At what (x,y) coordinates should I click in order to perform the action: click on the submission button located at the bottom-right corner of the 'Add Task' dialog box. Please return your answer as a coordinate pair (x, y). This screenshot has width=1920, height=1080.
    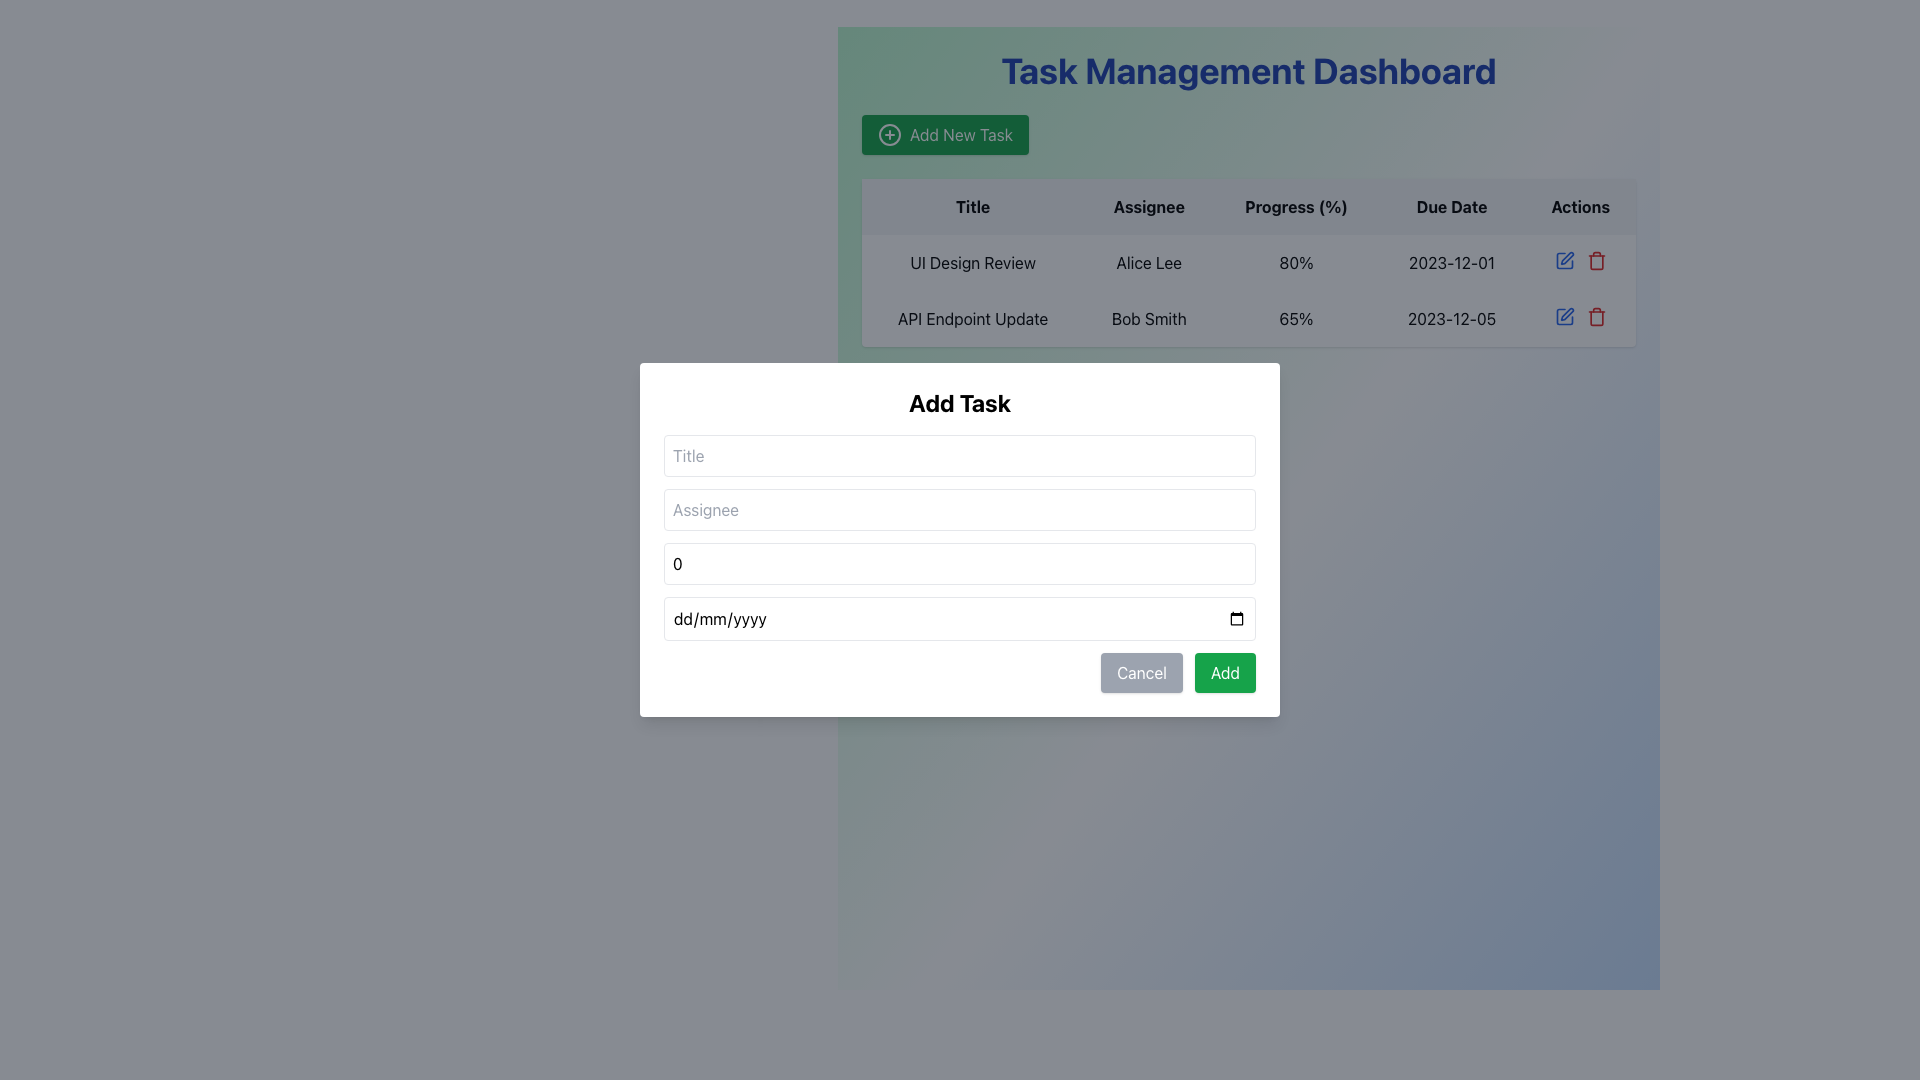
    Looking at the image, I should click on (1224, 672).